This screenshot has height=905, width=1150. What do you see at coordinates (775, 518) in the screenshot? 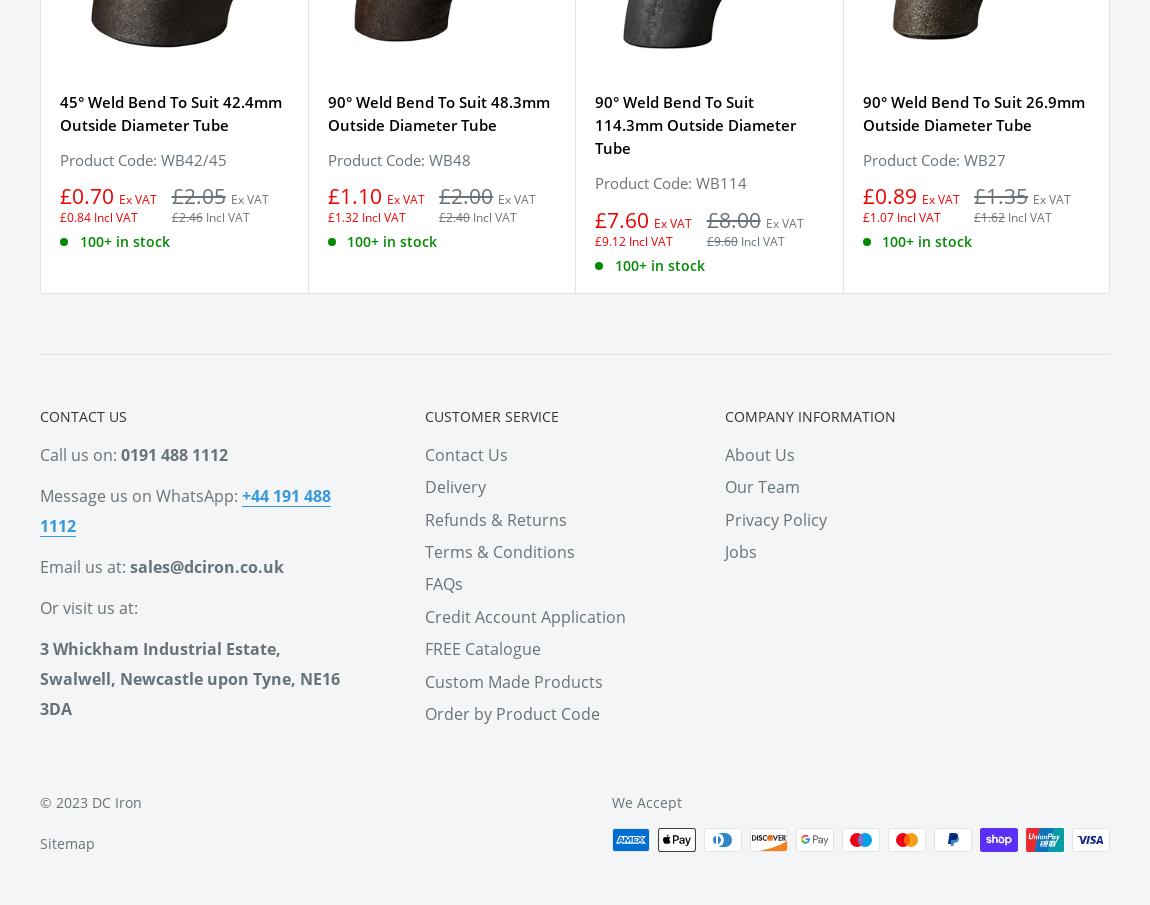
I see `'Privacy Policy'` at bounding box center [775, 518].